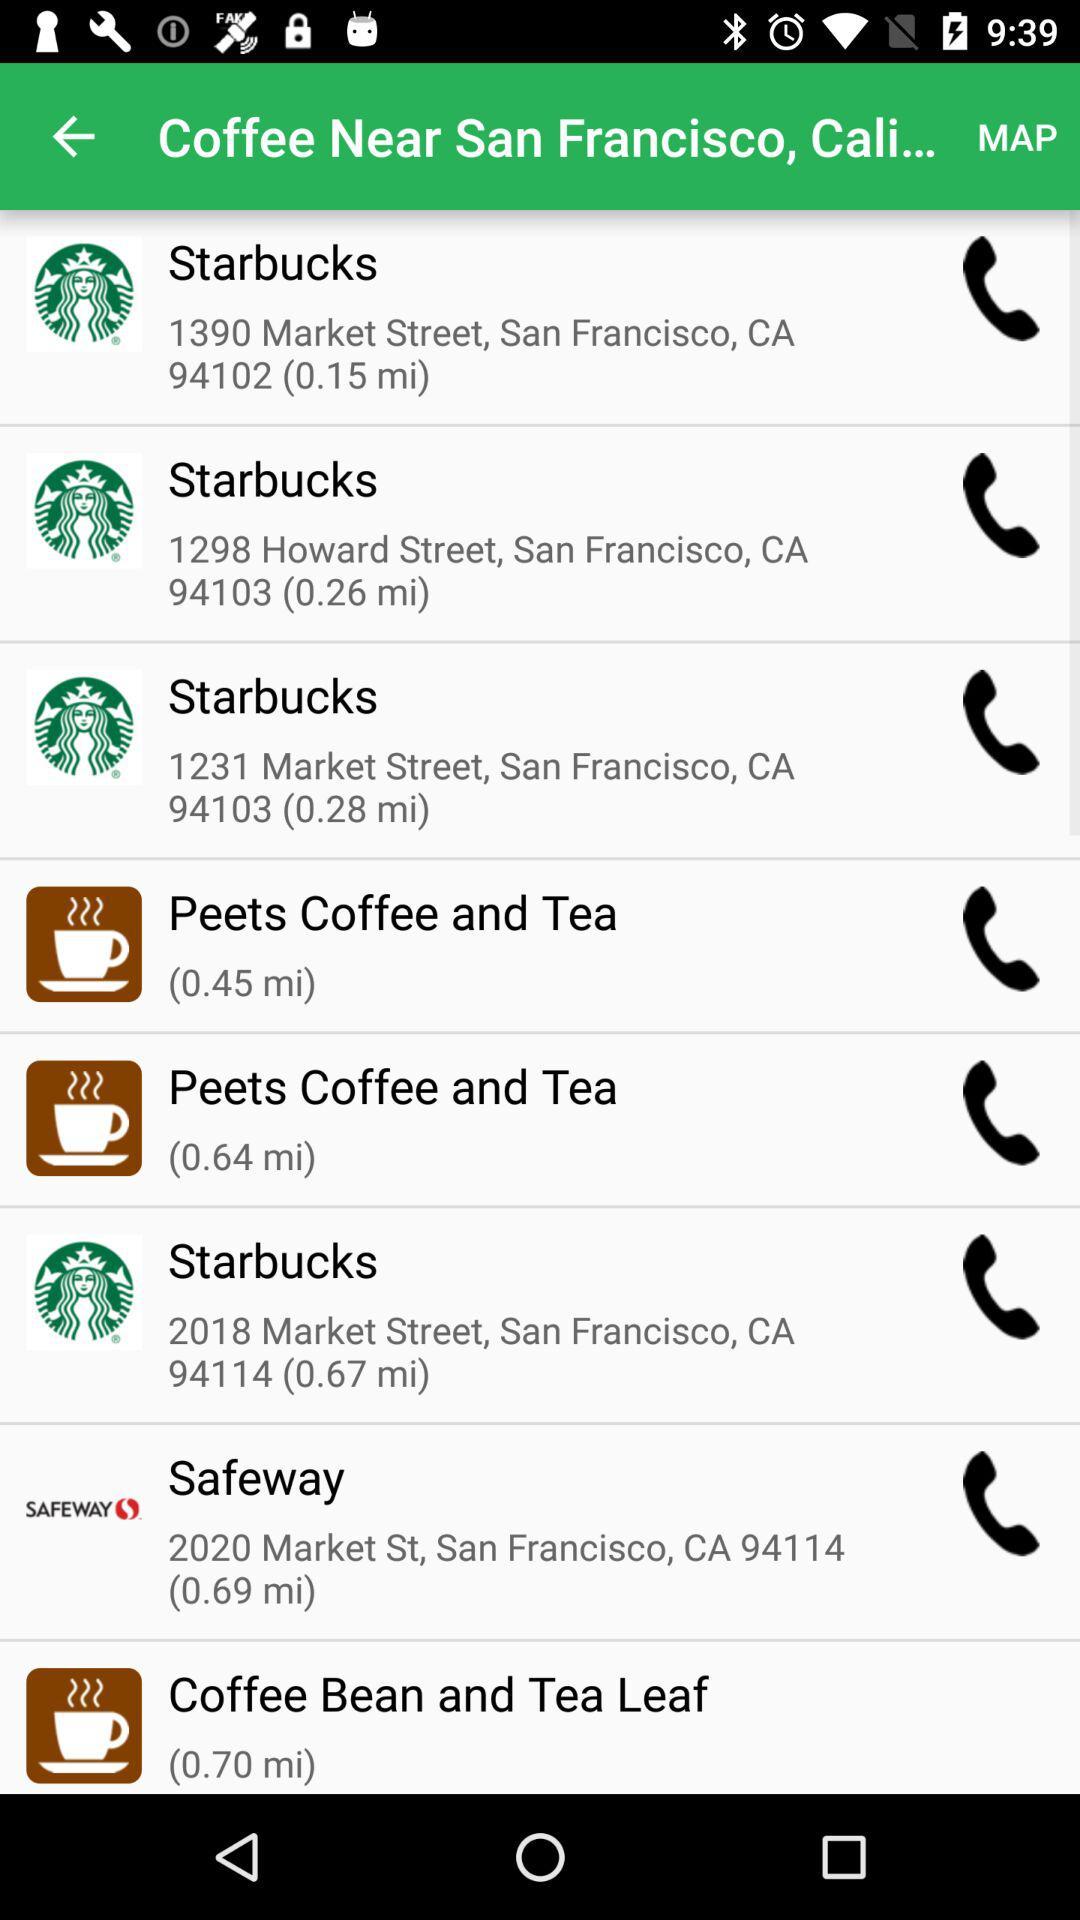 Image resolution: width=1080 pixels, height=1920 pixels. I want to click on icon below the safeway item, so click(524, 1568).